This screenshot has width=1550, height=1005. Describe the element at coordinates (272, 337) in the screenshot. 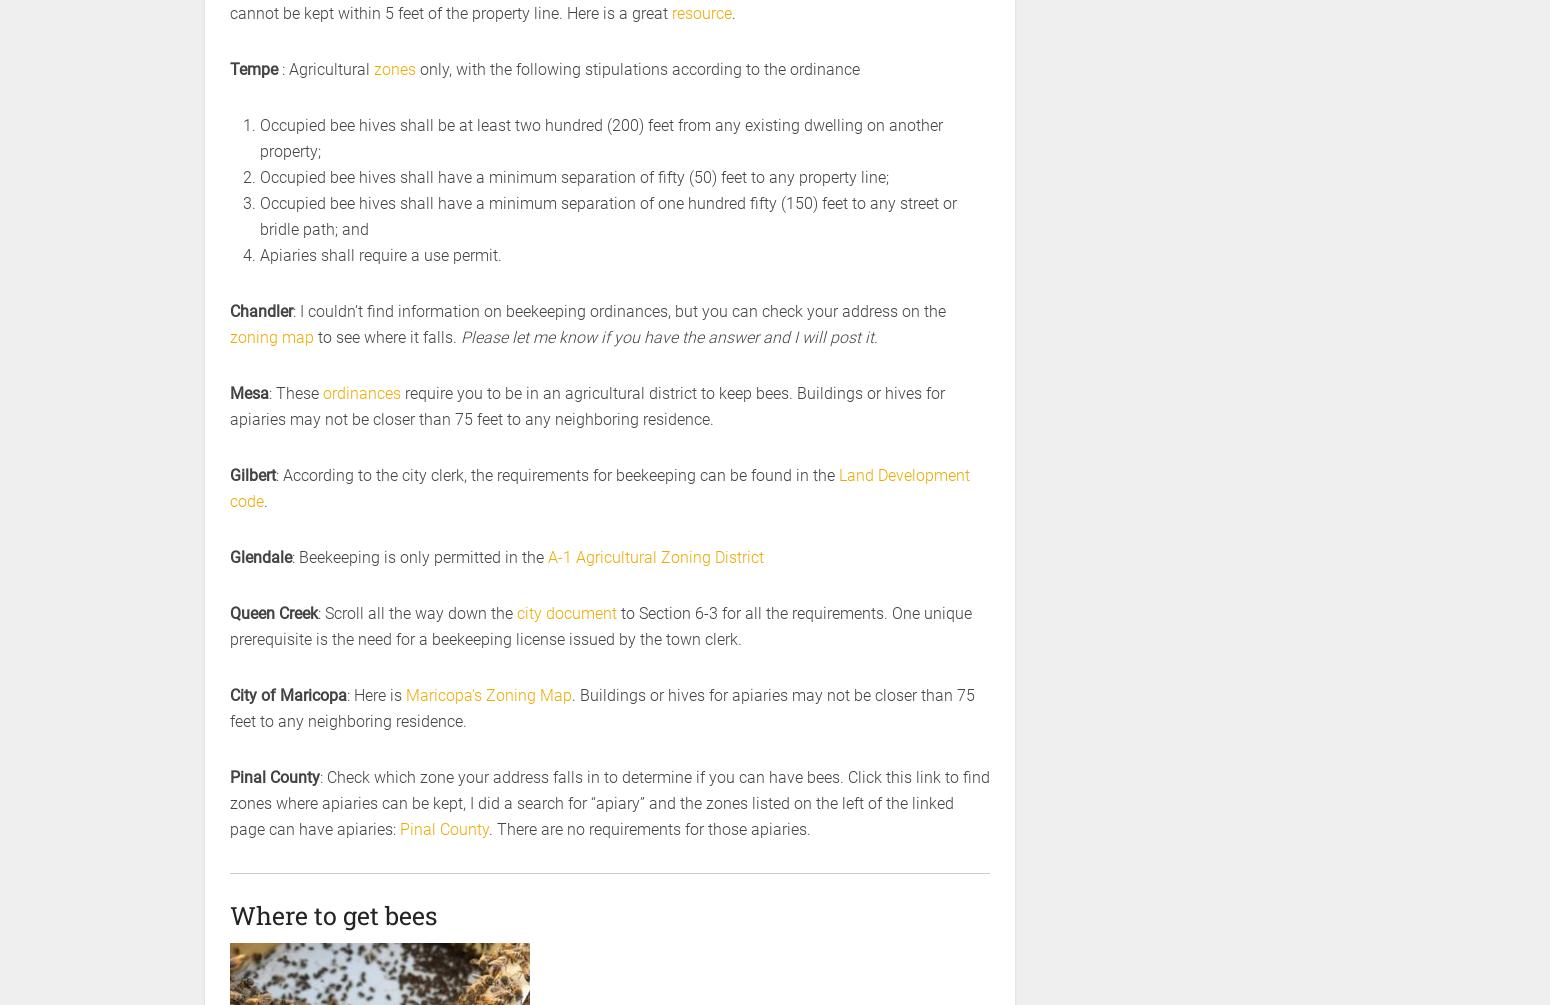

I see `'zoning map'` at that location.